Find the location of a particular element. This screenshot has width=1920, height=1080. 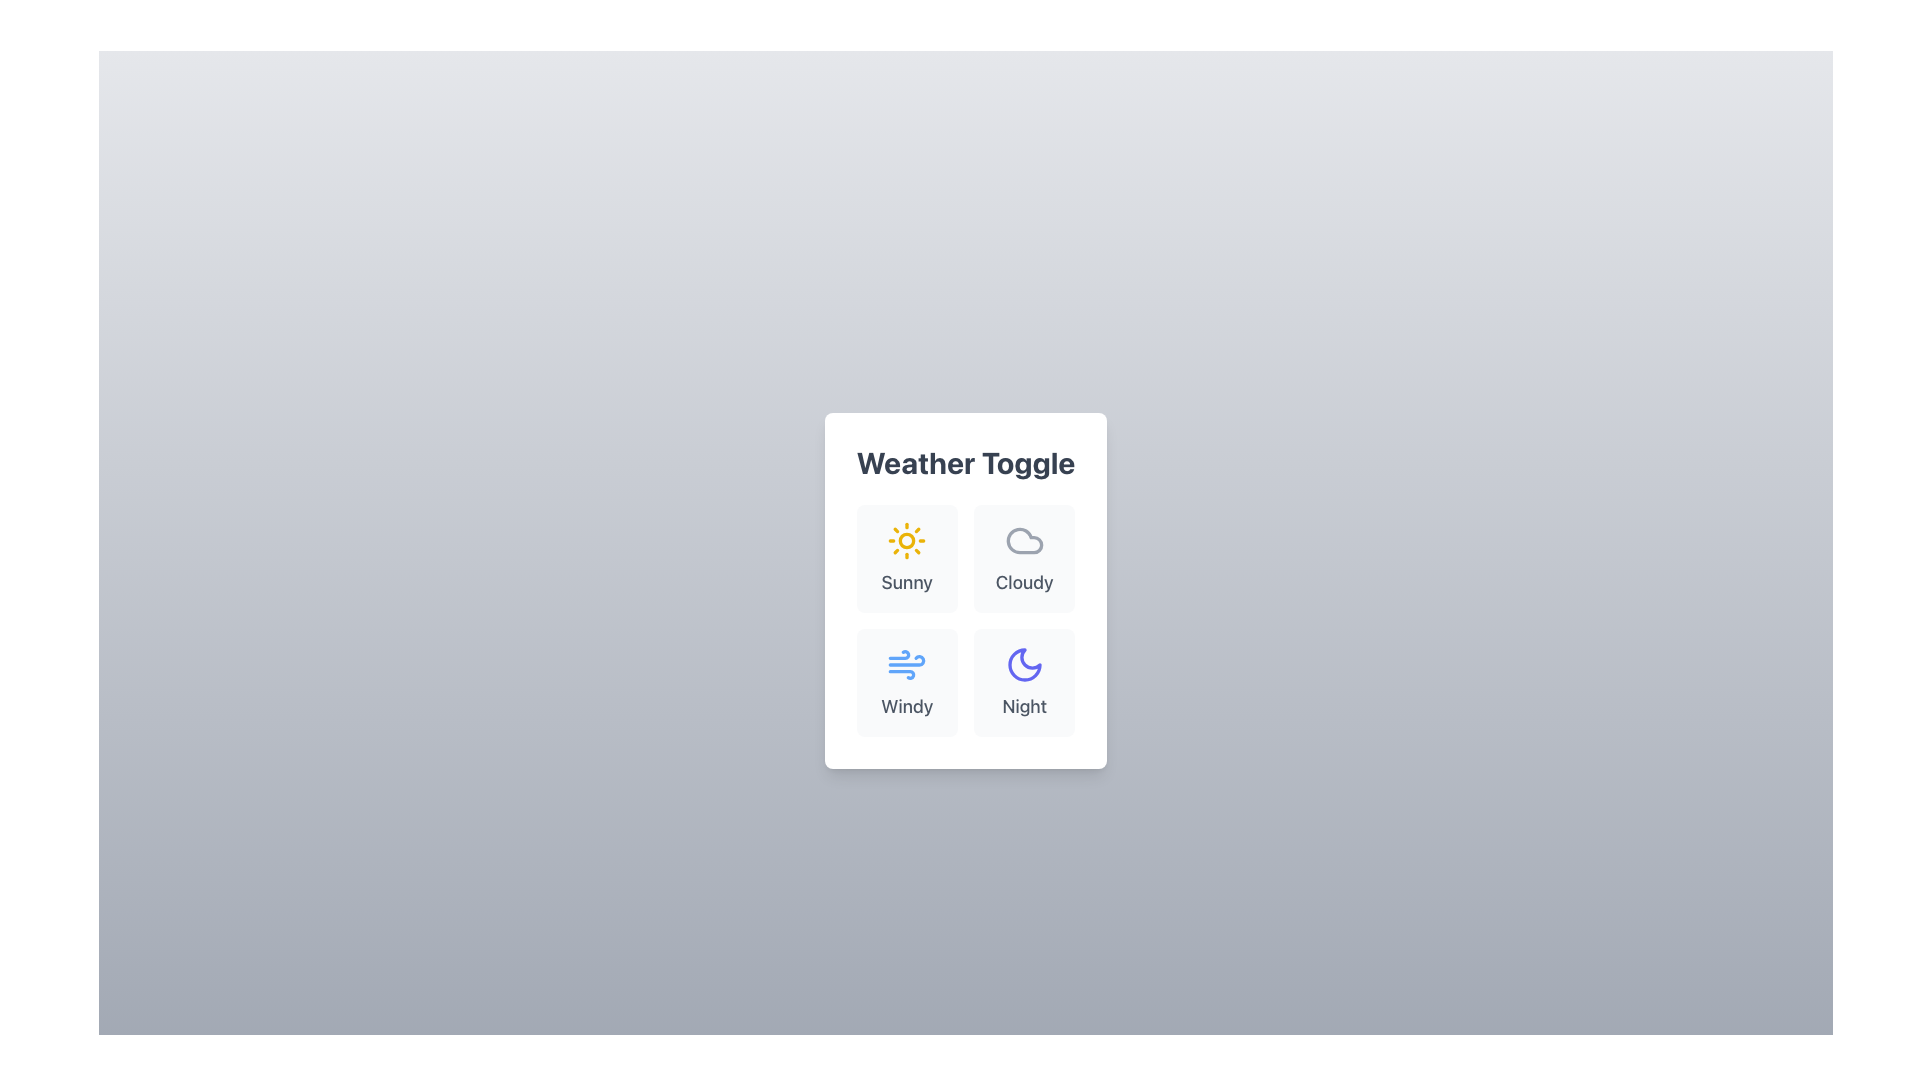

the 'Cloudy' weather option button, which is a card-like component with a cloud icon and gray text, located in the upper-right section of the 'Weather Toggle' grid is located at coordinates (1024, 559).